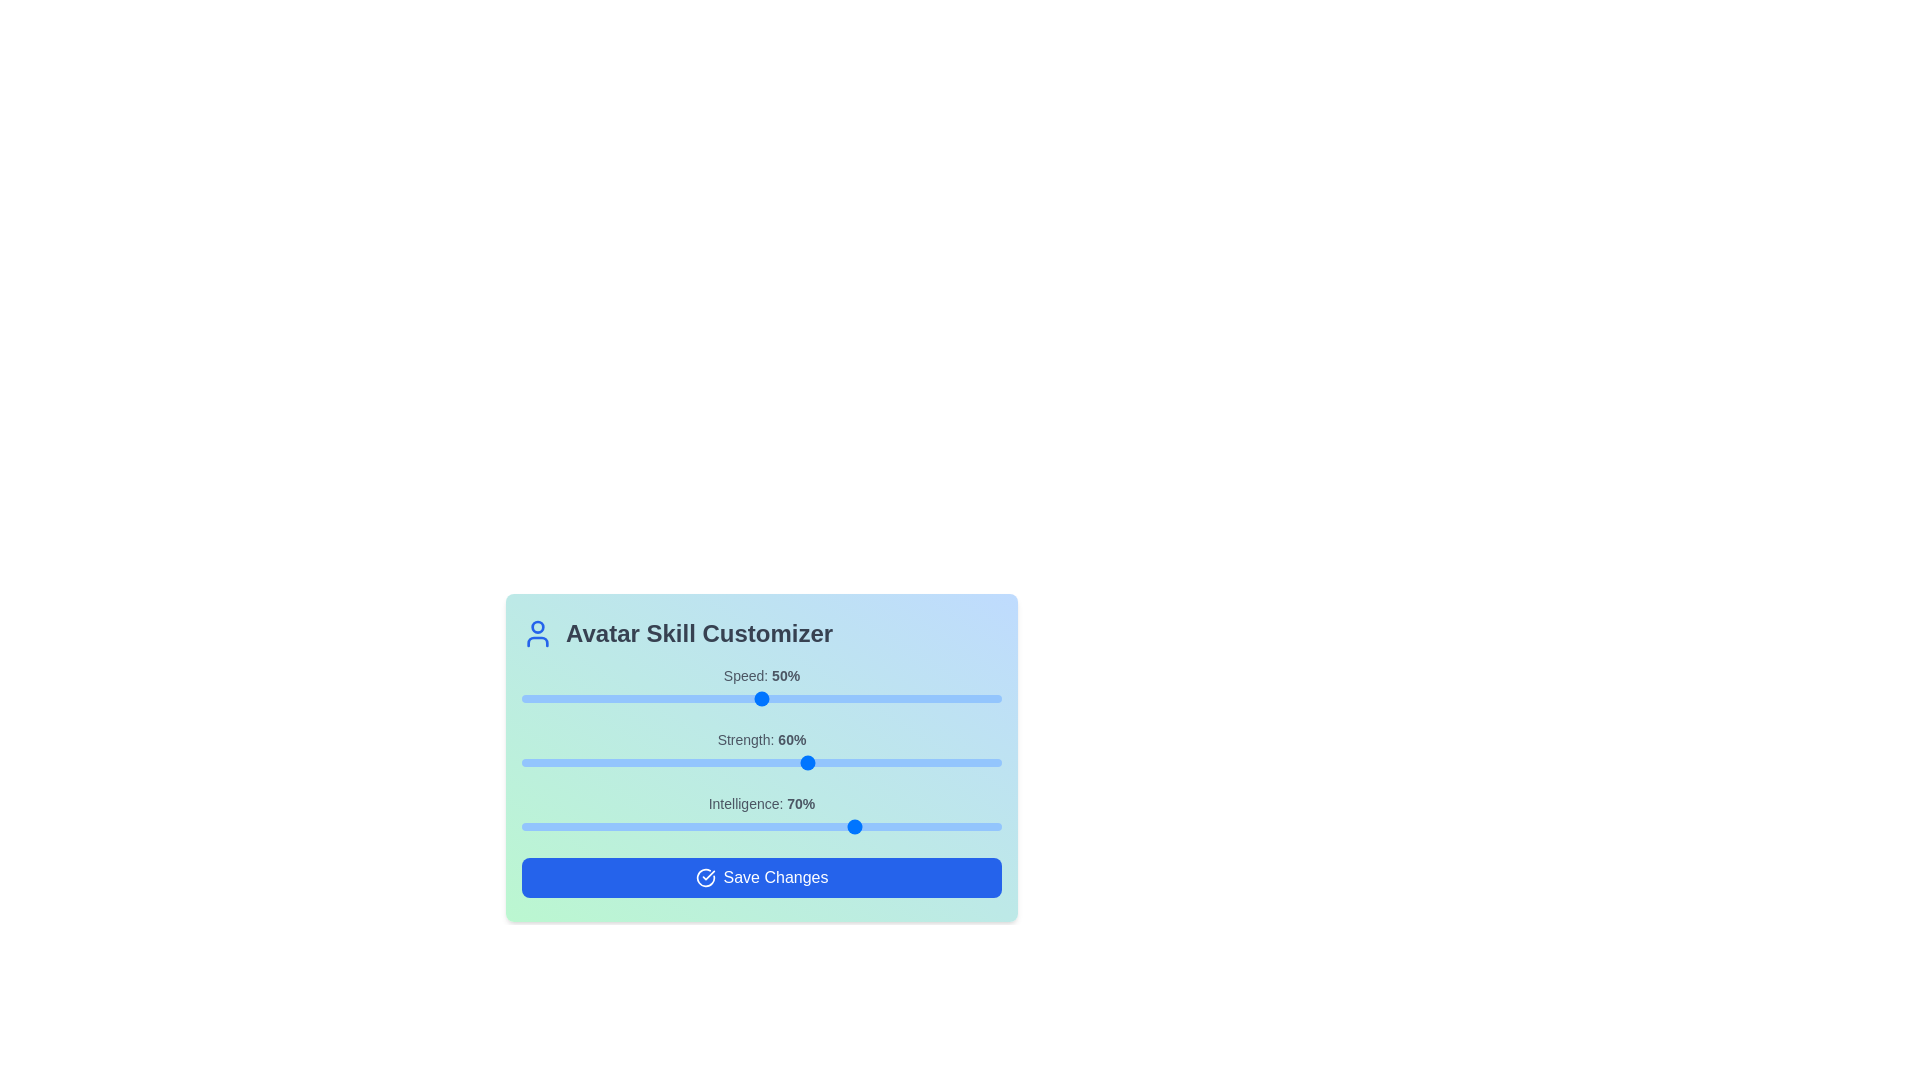  What do you see at coordinates (583, 826) in the screenshot?
I see `intelligence level` at bounding box center [583, 826].